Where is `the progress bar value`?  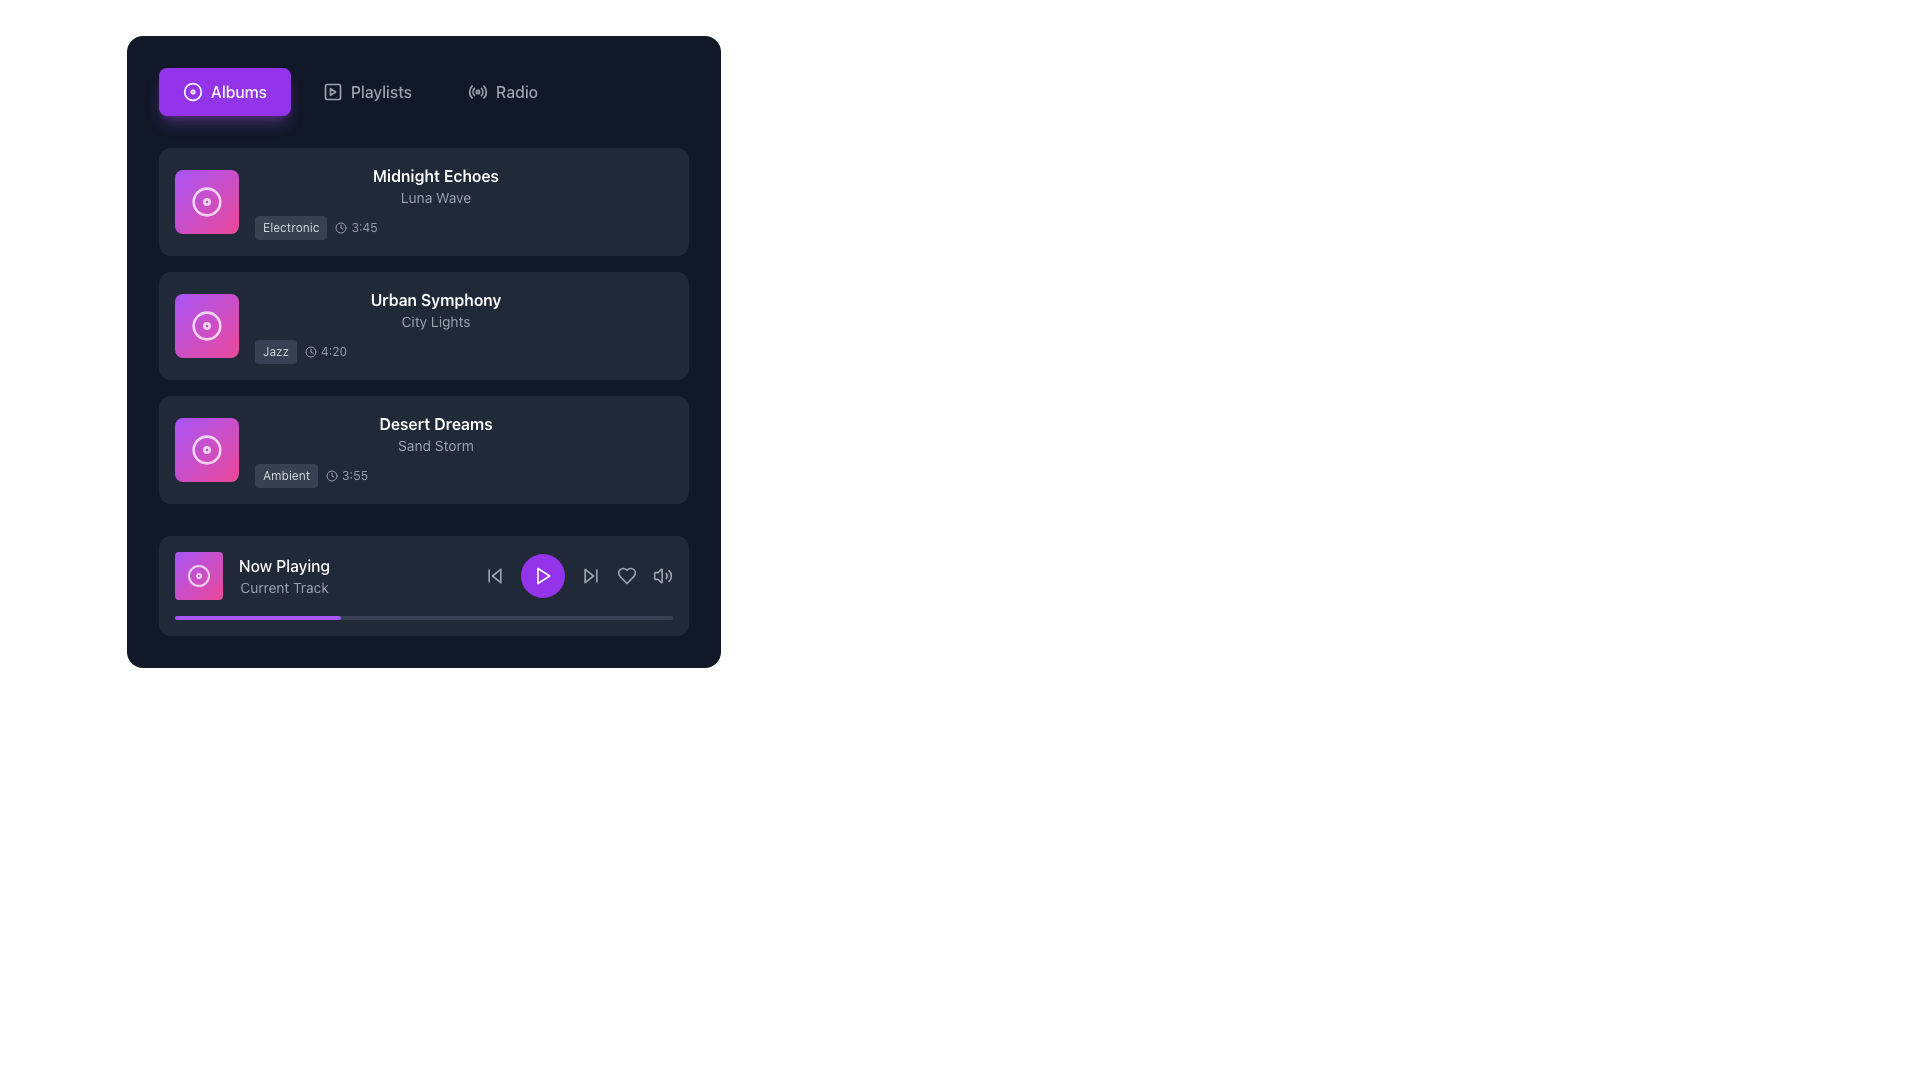
the progress bar value is located at coordinates (337, 616).